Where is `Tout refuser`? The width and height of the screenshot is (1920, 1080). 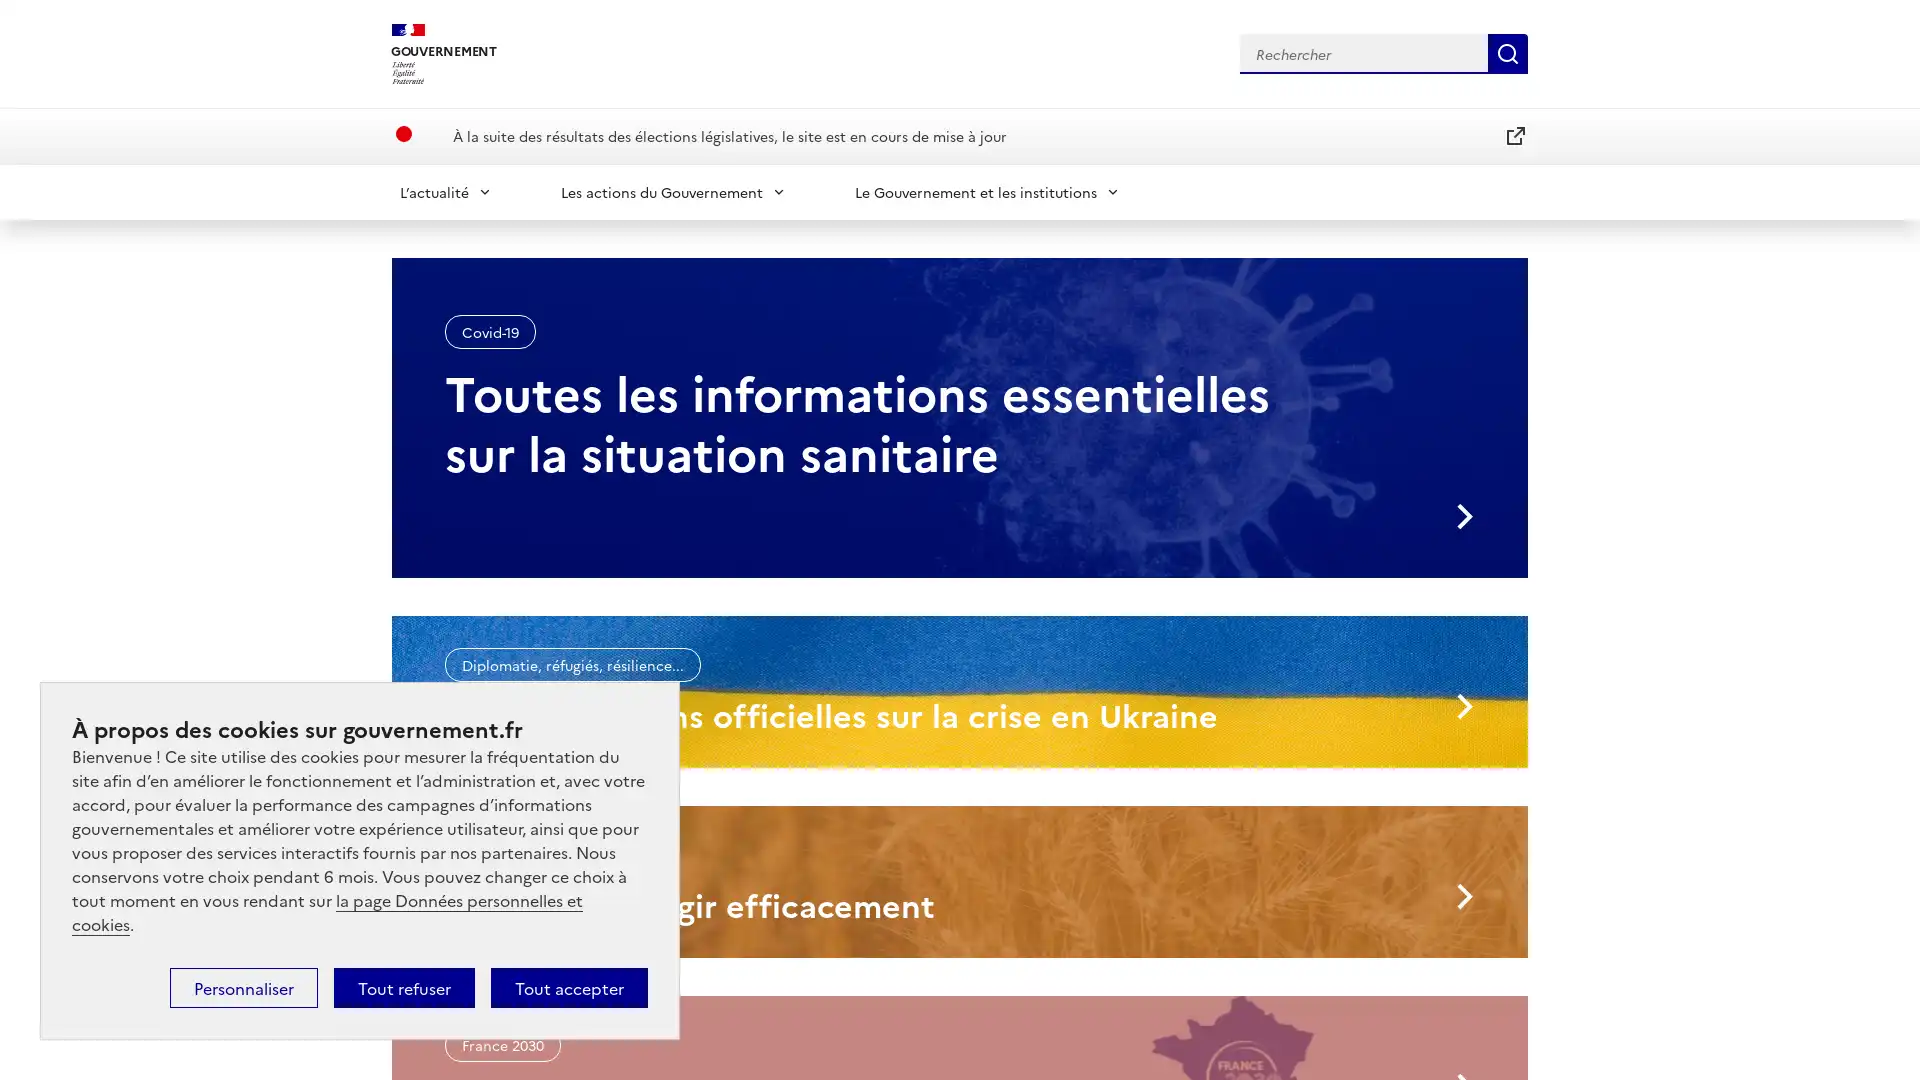 Tout refuser is located at coordinates (403, 986).